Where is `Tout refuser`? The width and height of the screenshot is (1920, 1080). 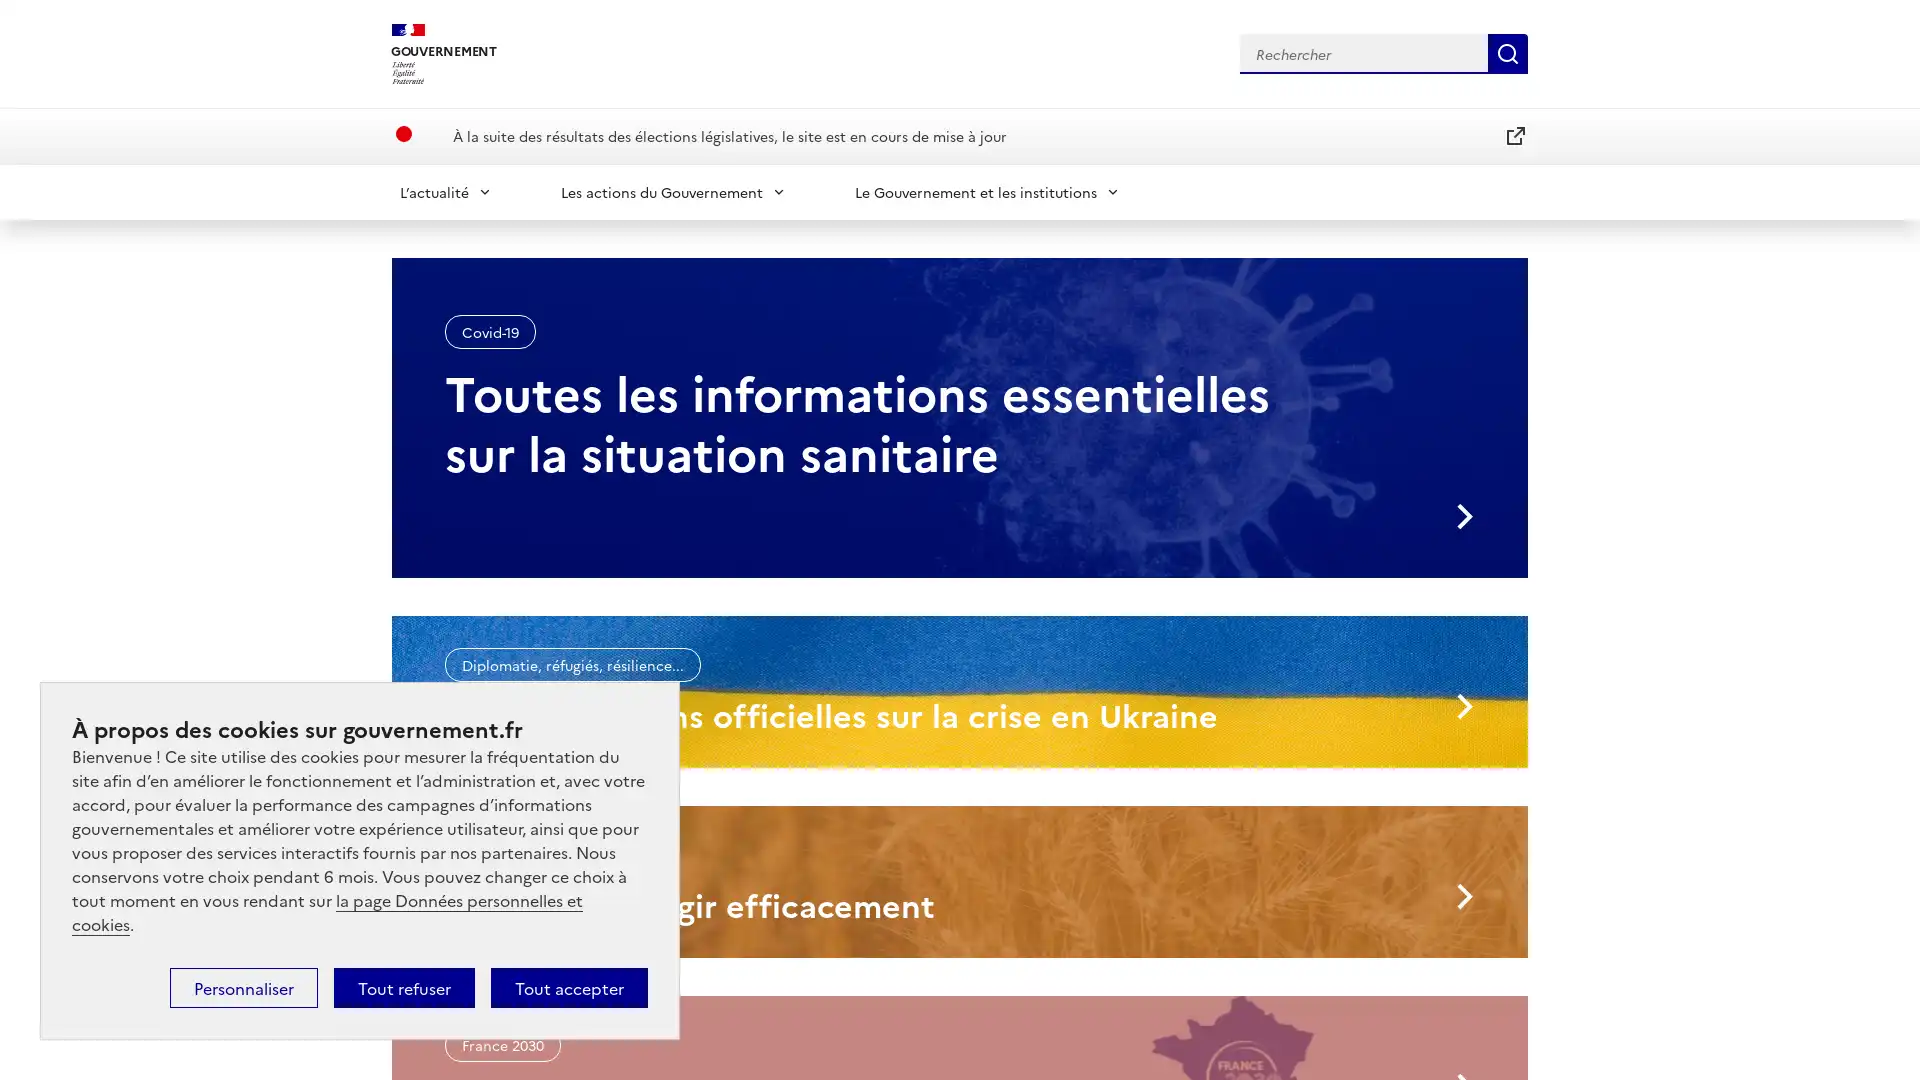 Tout refuser is located at coordinates (403, 986).